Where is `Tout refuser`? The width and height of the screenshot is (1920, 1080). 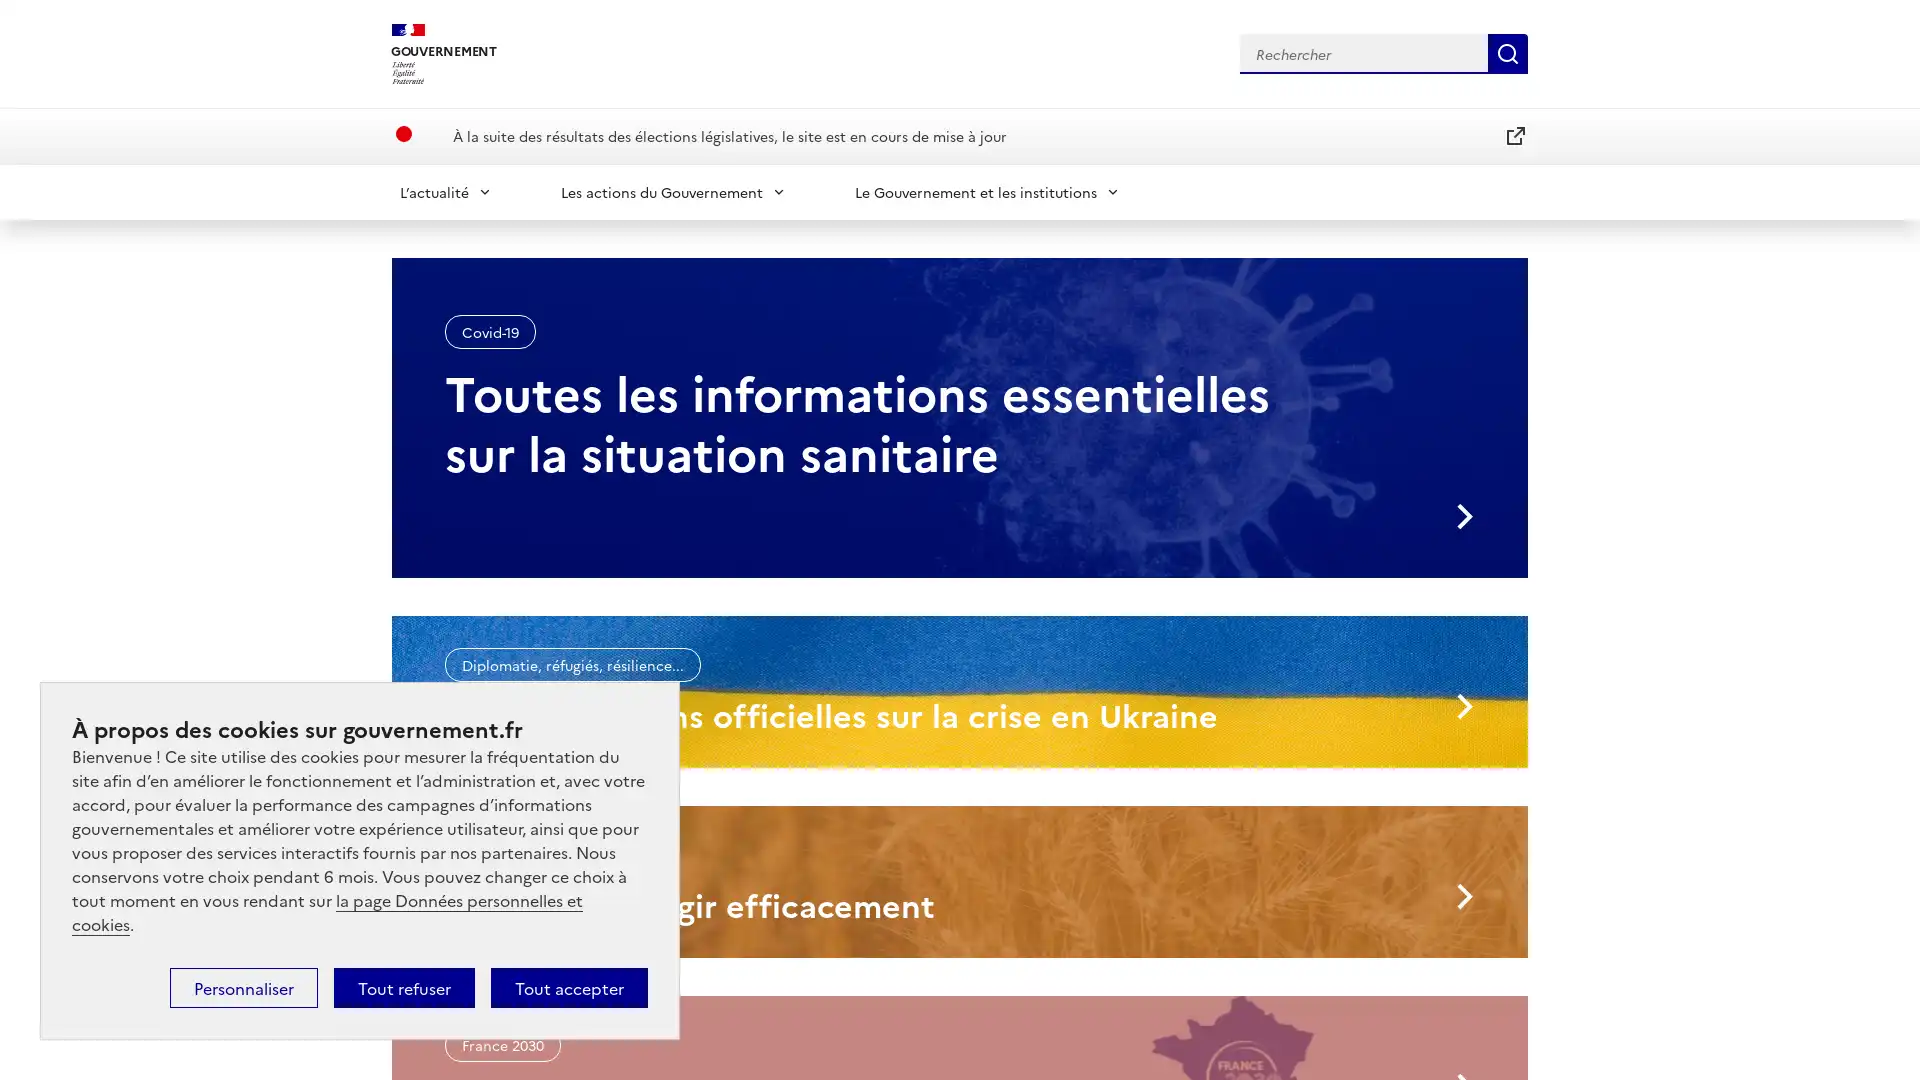 Tout refuser is located at coordinates (403, 986).